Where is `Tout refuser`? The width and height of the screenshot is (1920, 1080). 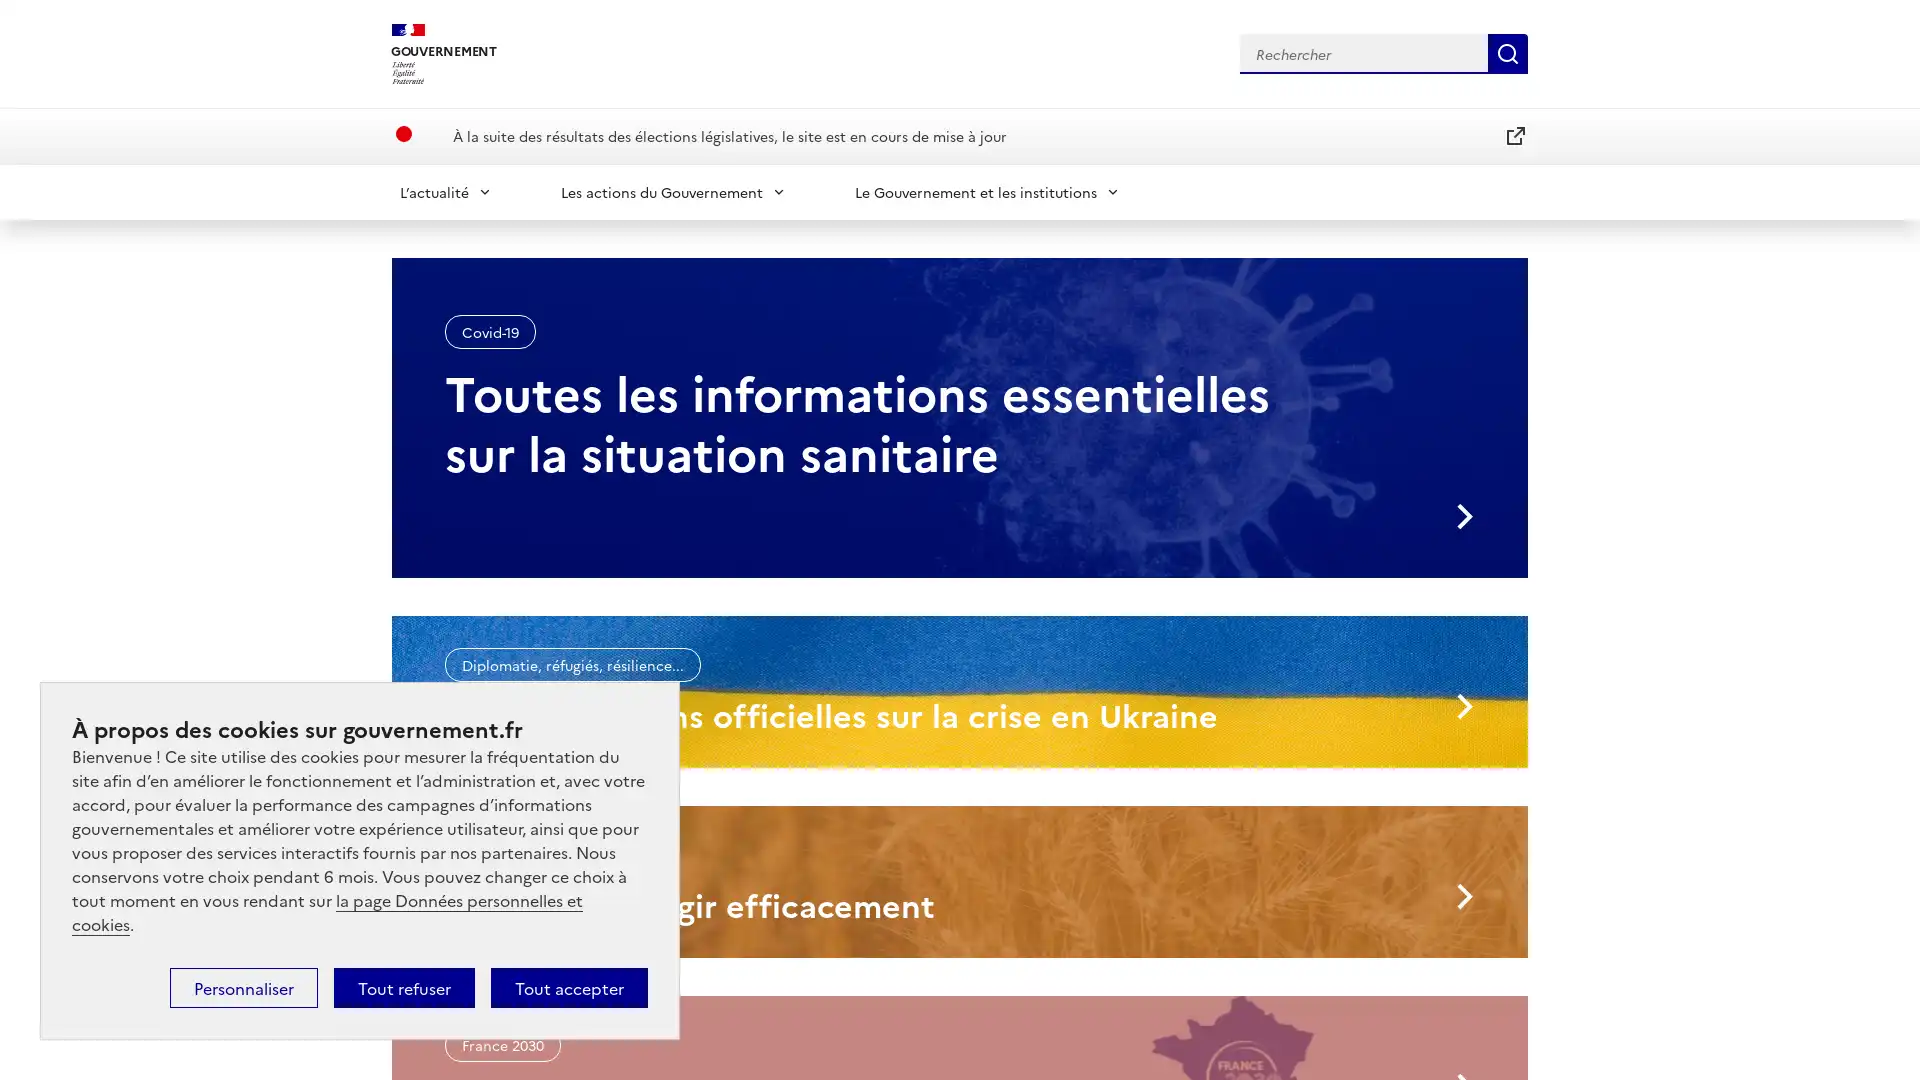 Tout refuser is located at coordinates (403, 986).